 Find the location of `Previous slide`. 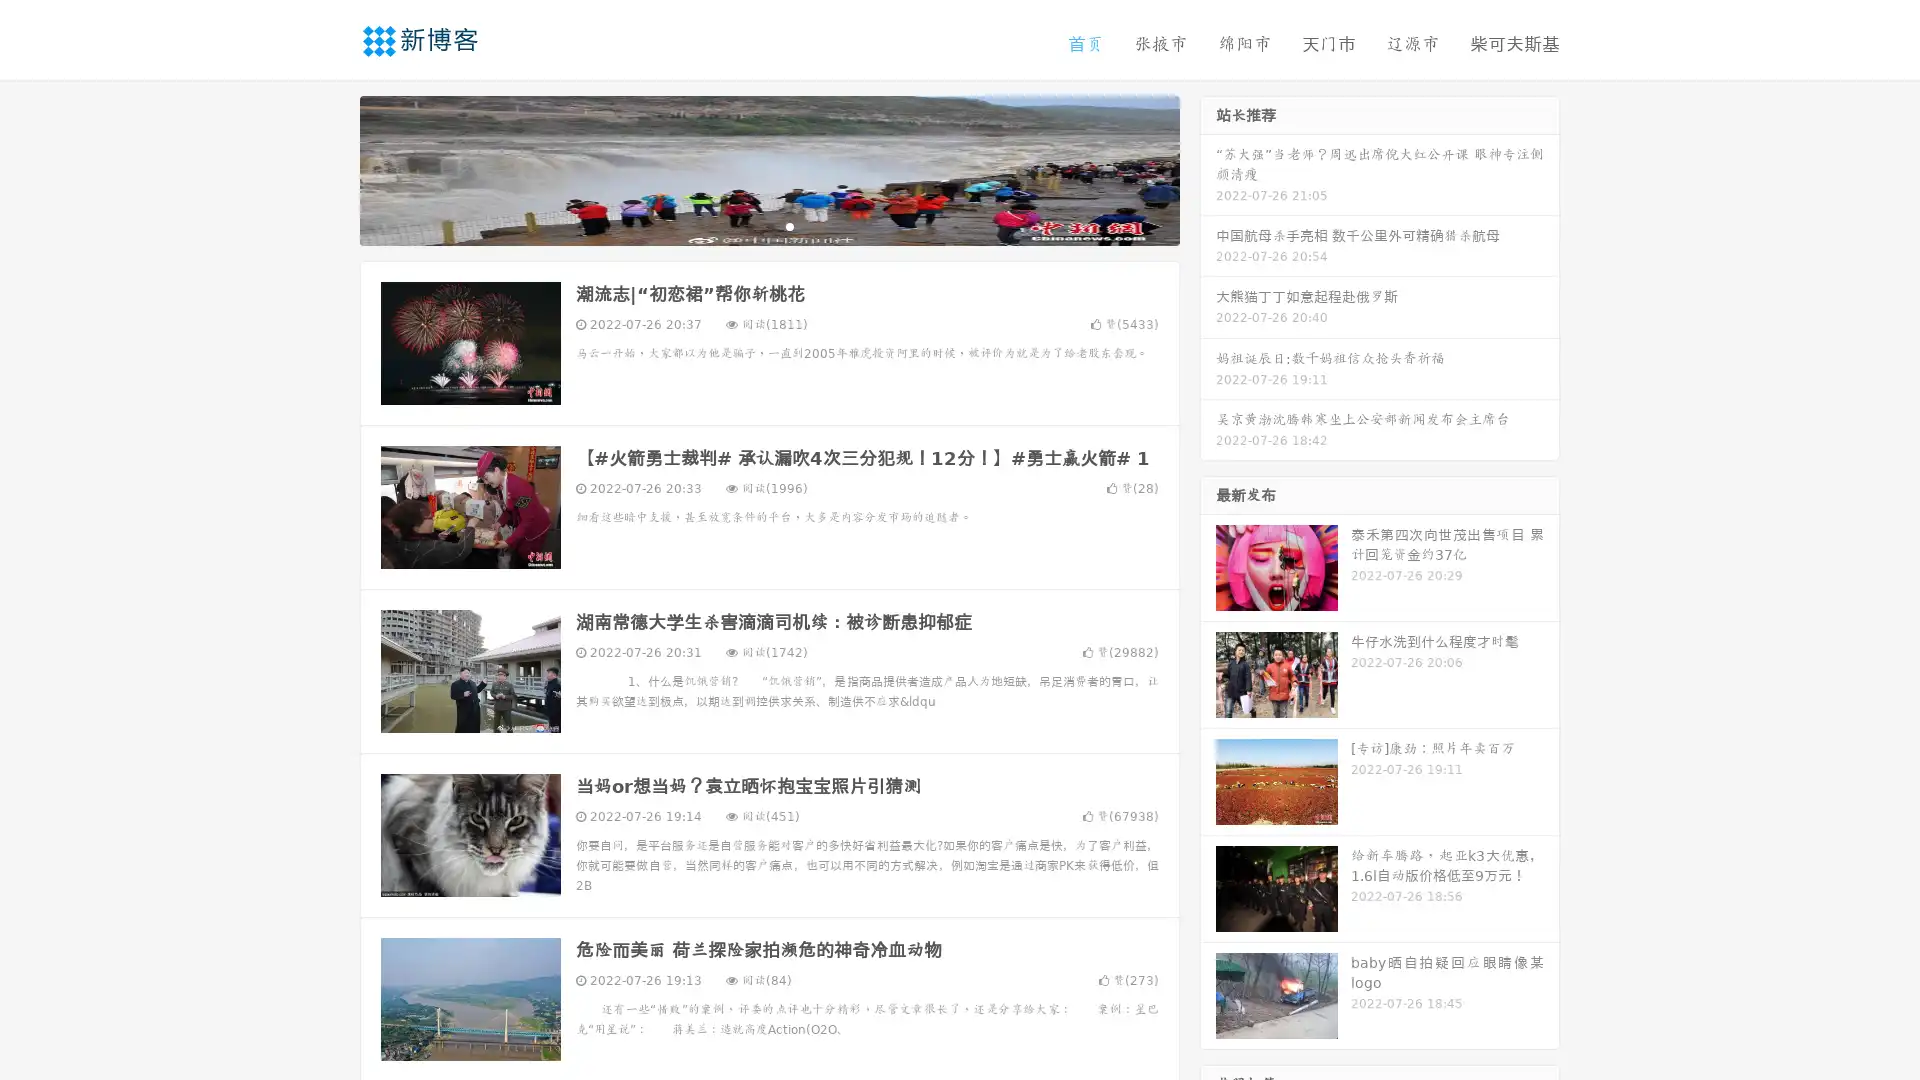

Previous slide is located at coordinates (330, 168).